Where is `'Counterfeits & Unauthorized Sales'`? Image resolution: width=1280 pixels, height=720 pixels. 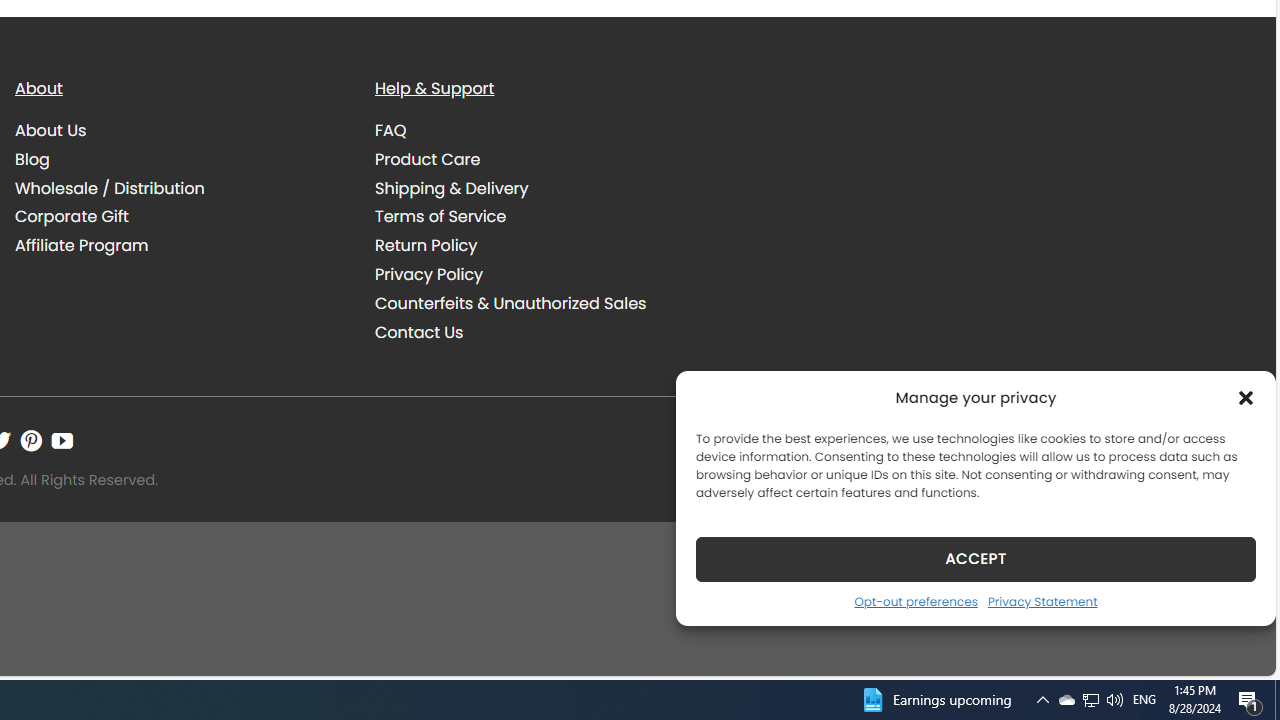
'Counterfeits & Unauthorized Sales' is located at coordinates (510, 303).